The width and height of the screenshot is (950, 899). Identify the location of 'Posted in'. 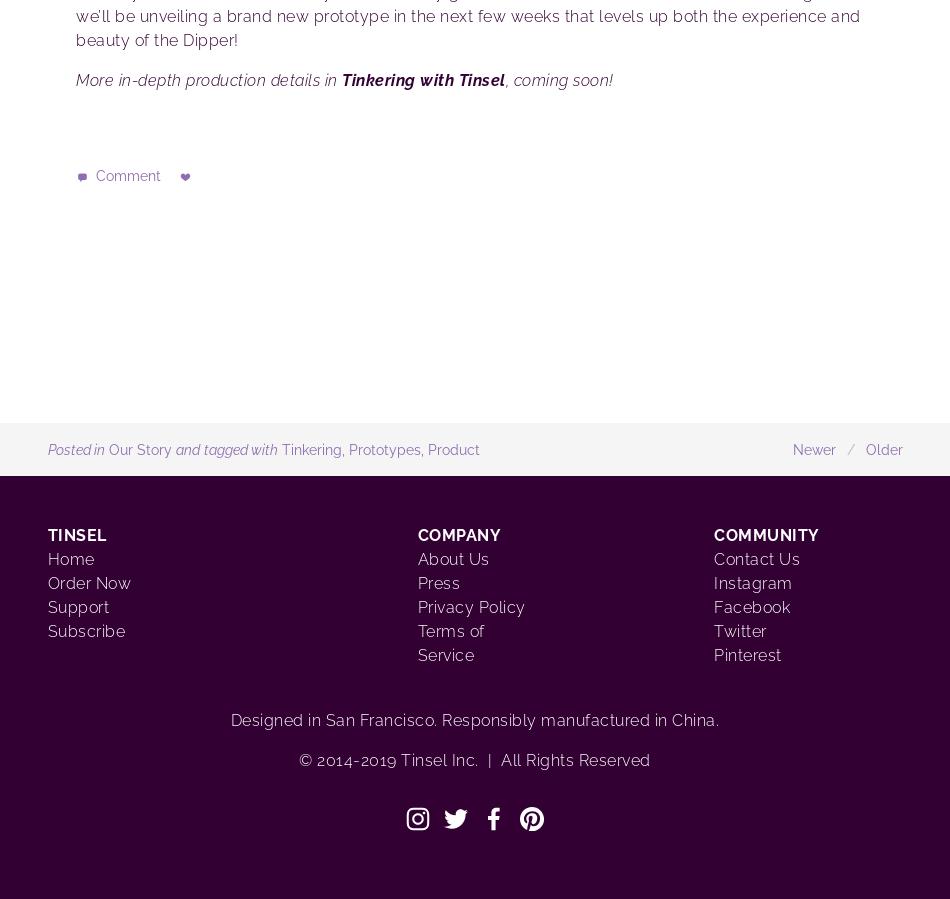
(75, 448).